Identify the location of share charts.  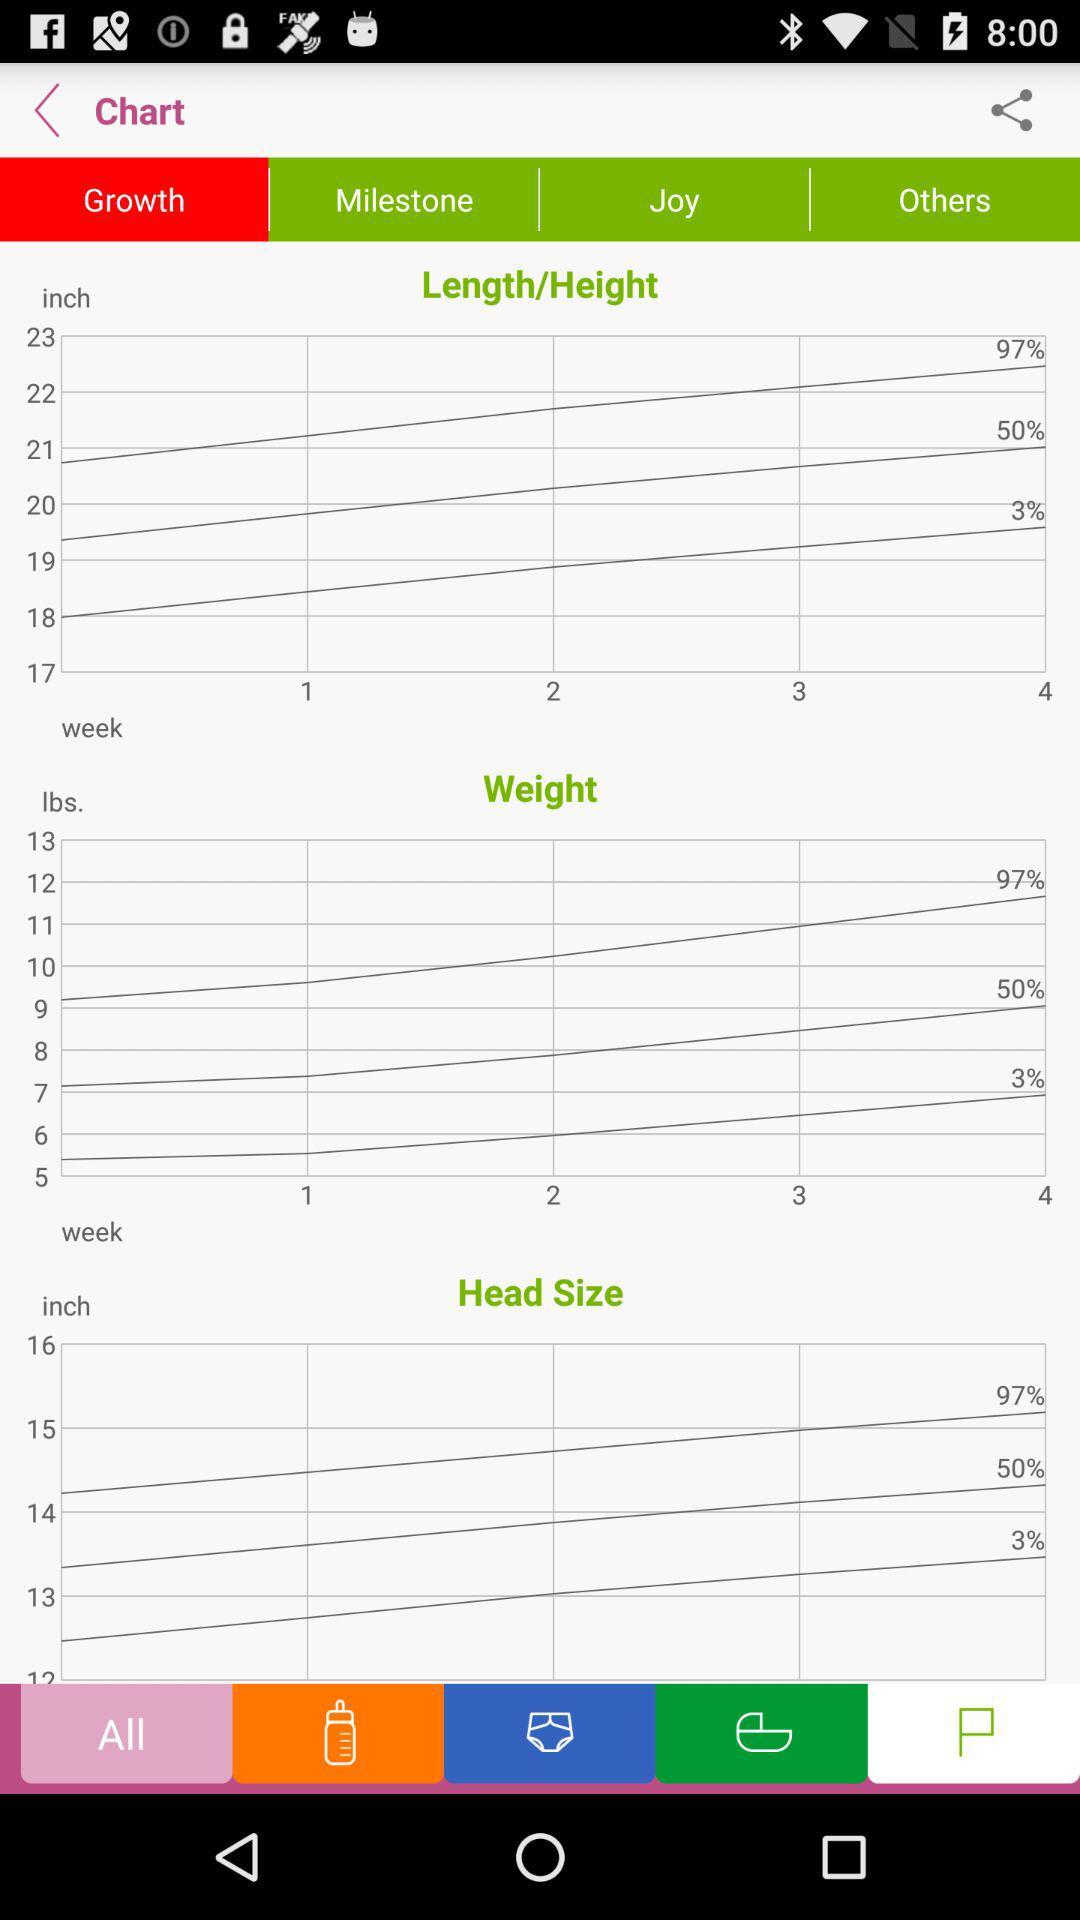
(1022, 109).